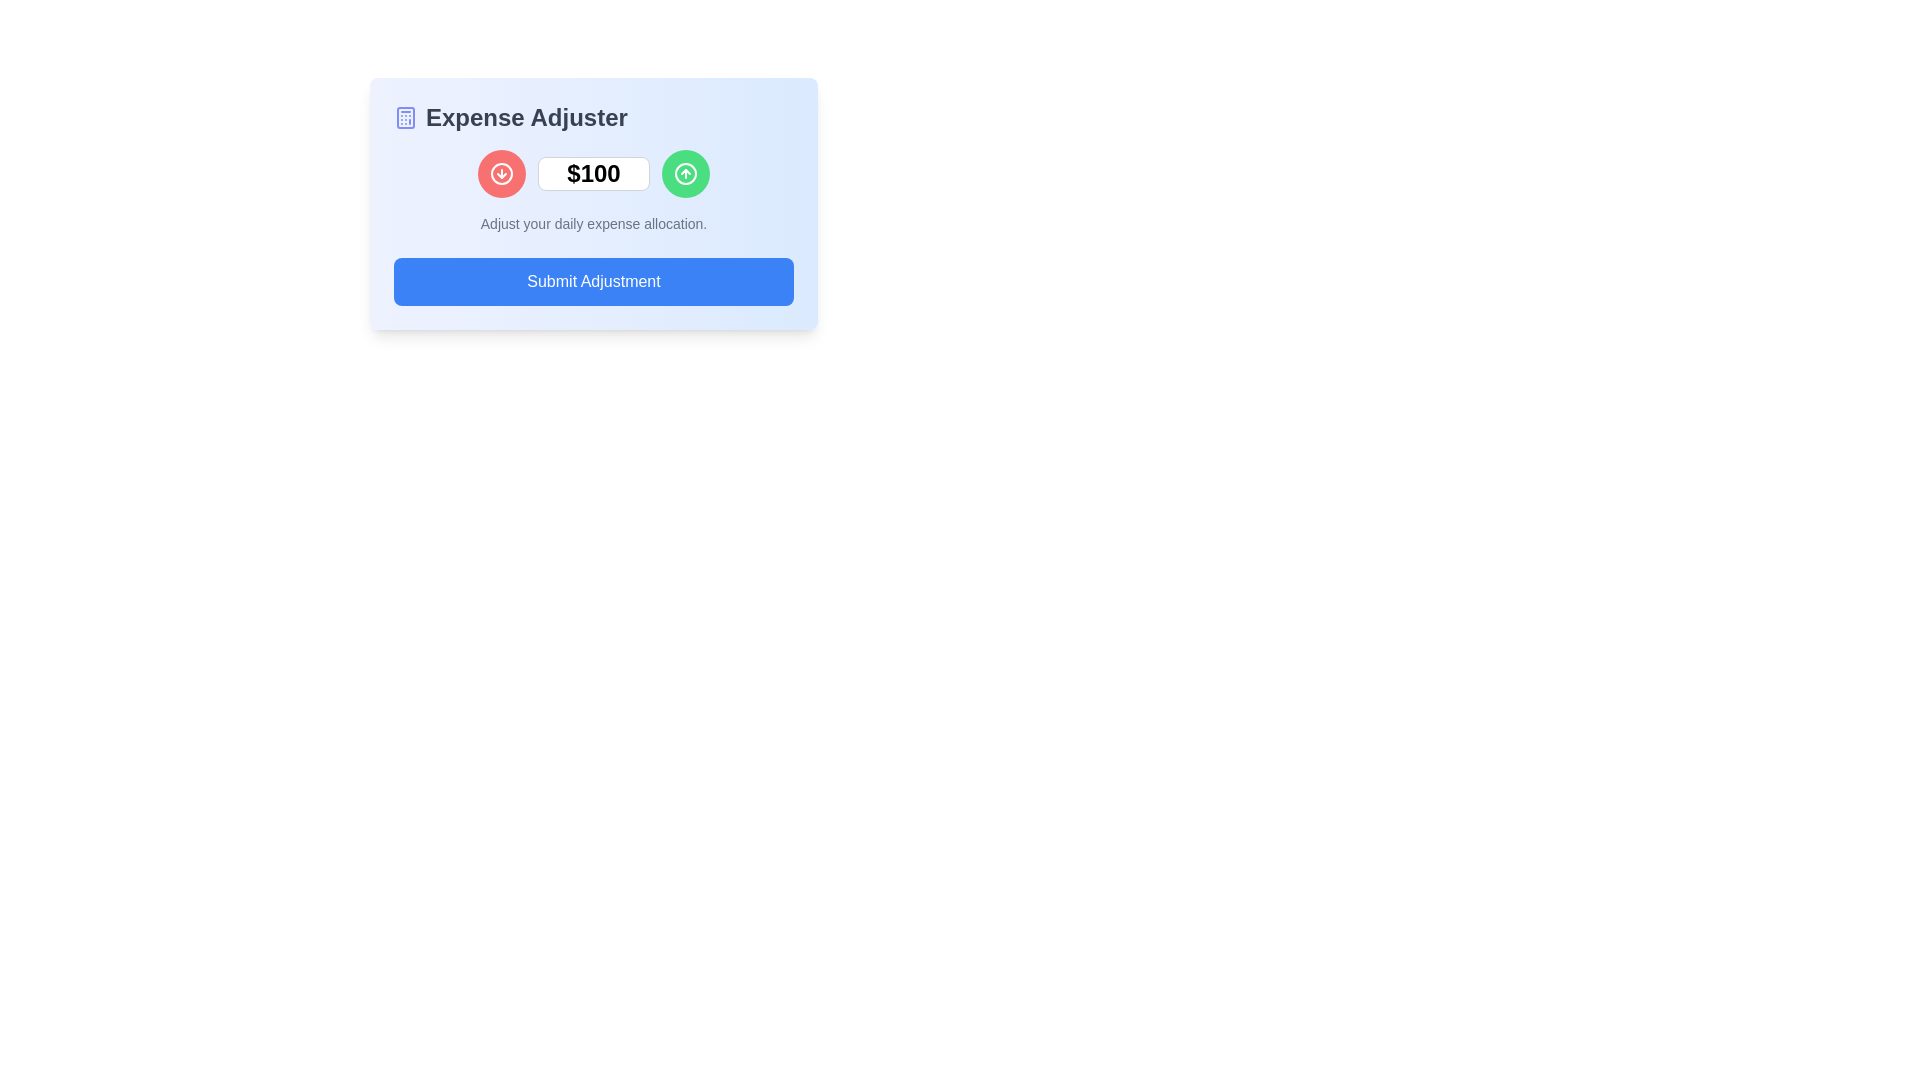 This screenshot has height=1080, width=1920. Describe the element at coordinates (593, 172) in the screenshot. I see `the text input field in the 'Expense Adjuster' section to focus and edit its value` at that location.